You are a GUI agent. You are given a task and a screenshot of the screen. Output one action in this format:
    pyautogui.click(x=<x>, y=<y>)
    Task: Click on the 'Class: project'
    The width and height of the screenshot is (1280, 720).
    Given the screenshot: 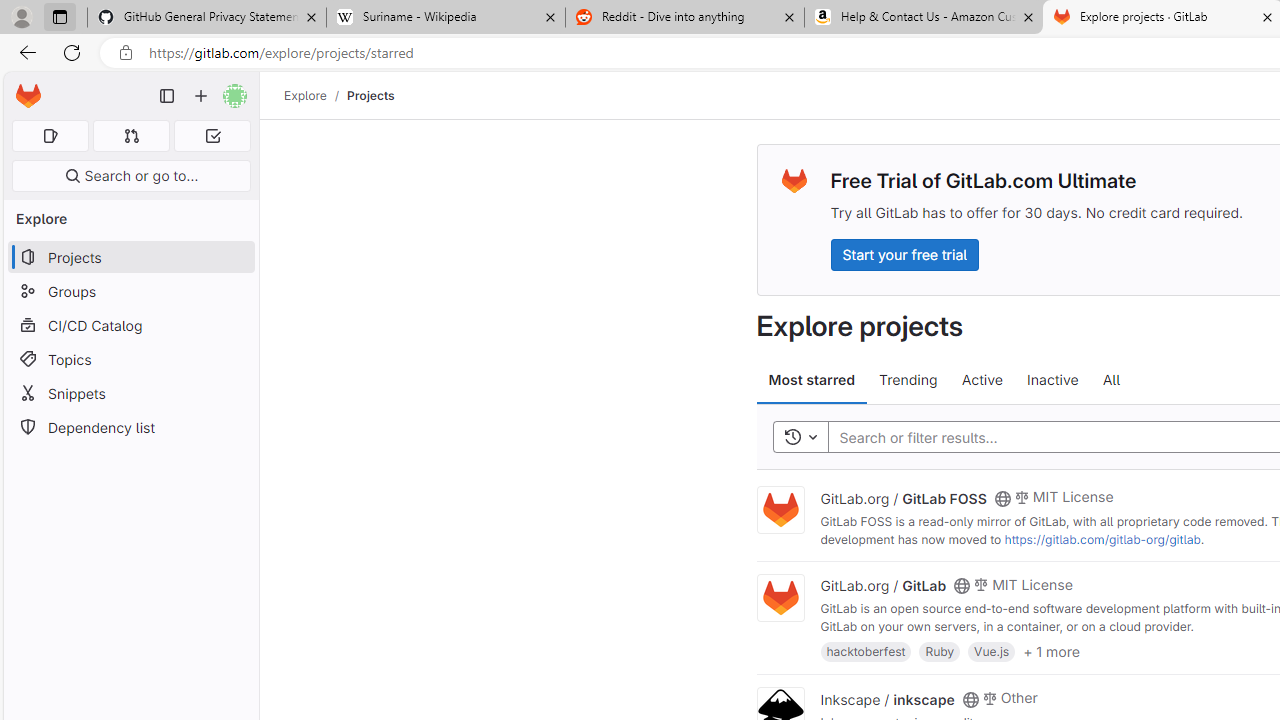 What is the action you would take?
    pyautogui.click(x=779, y=596)
    